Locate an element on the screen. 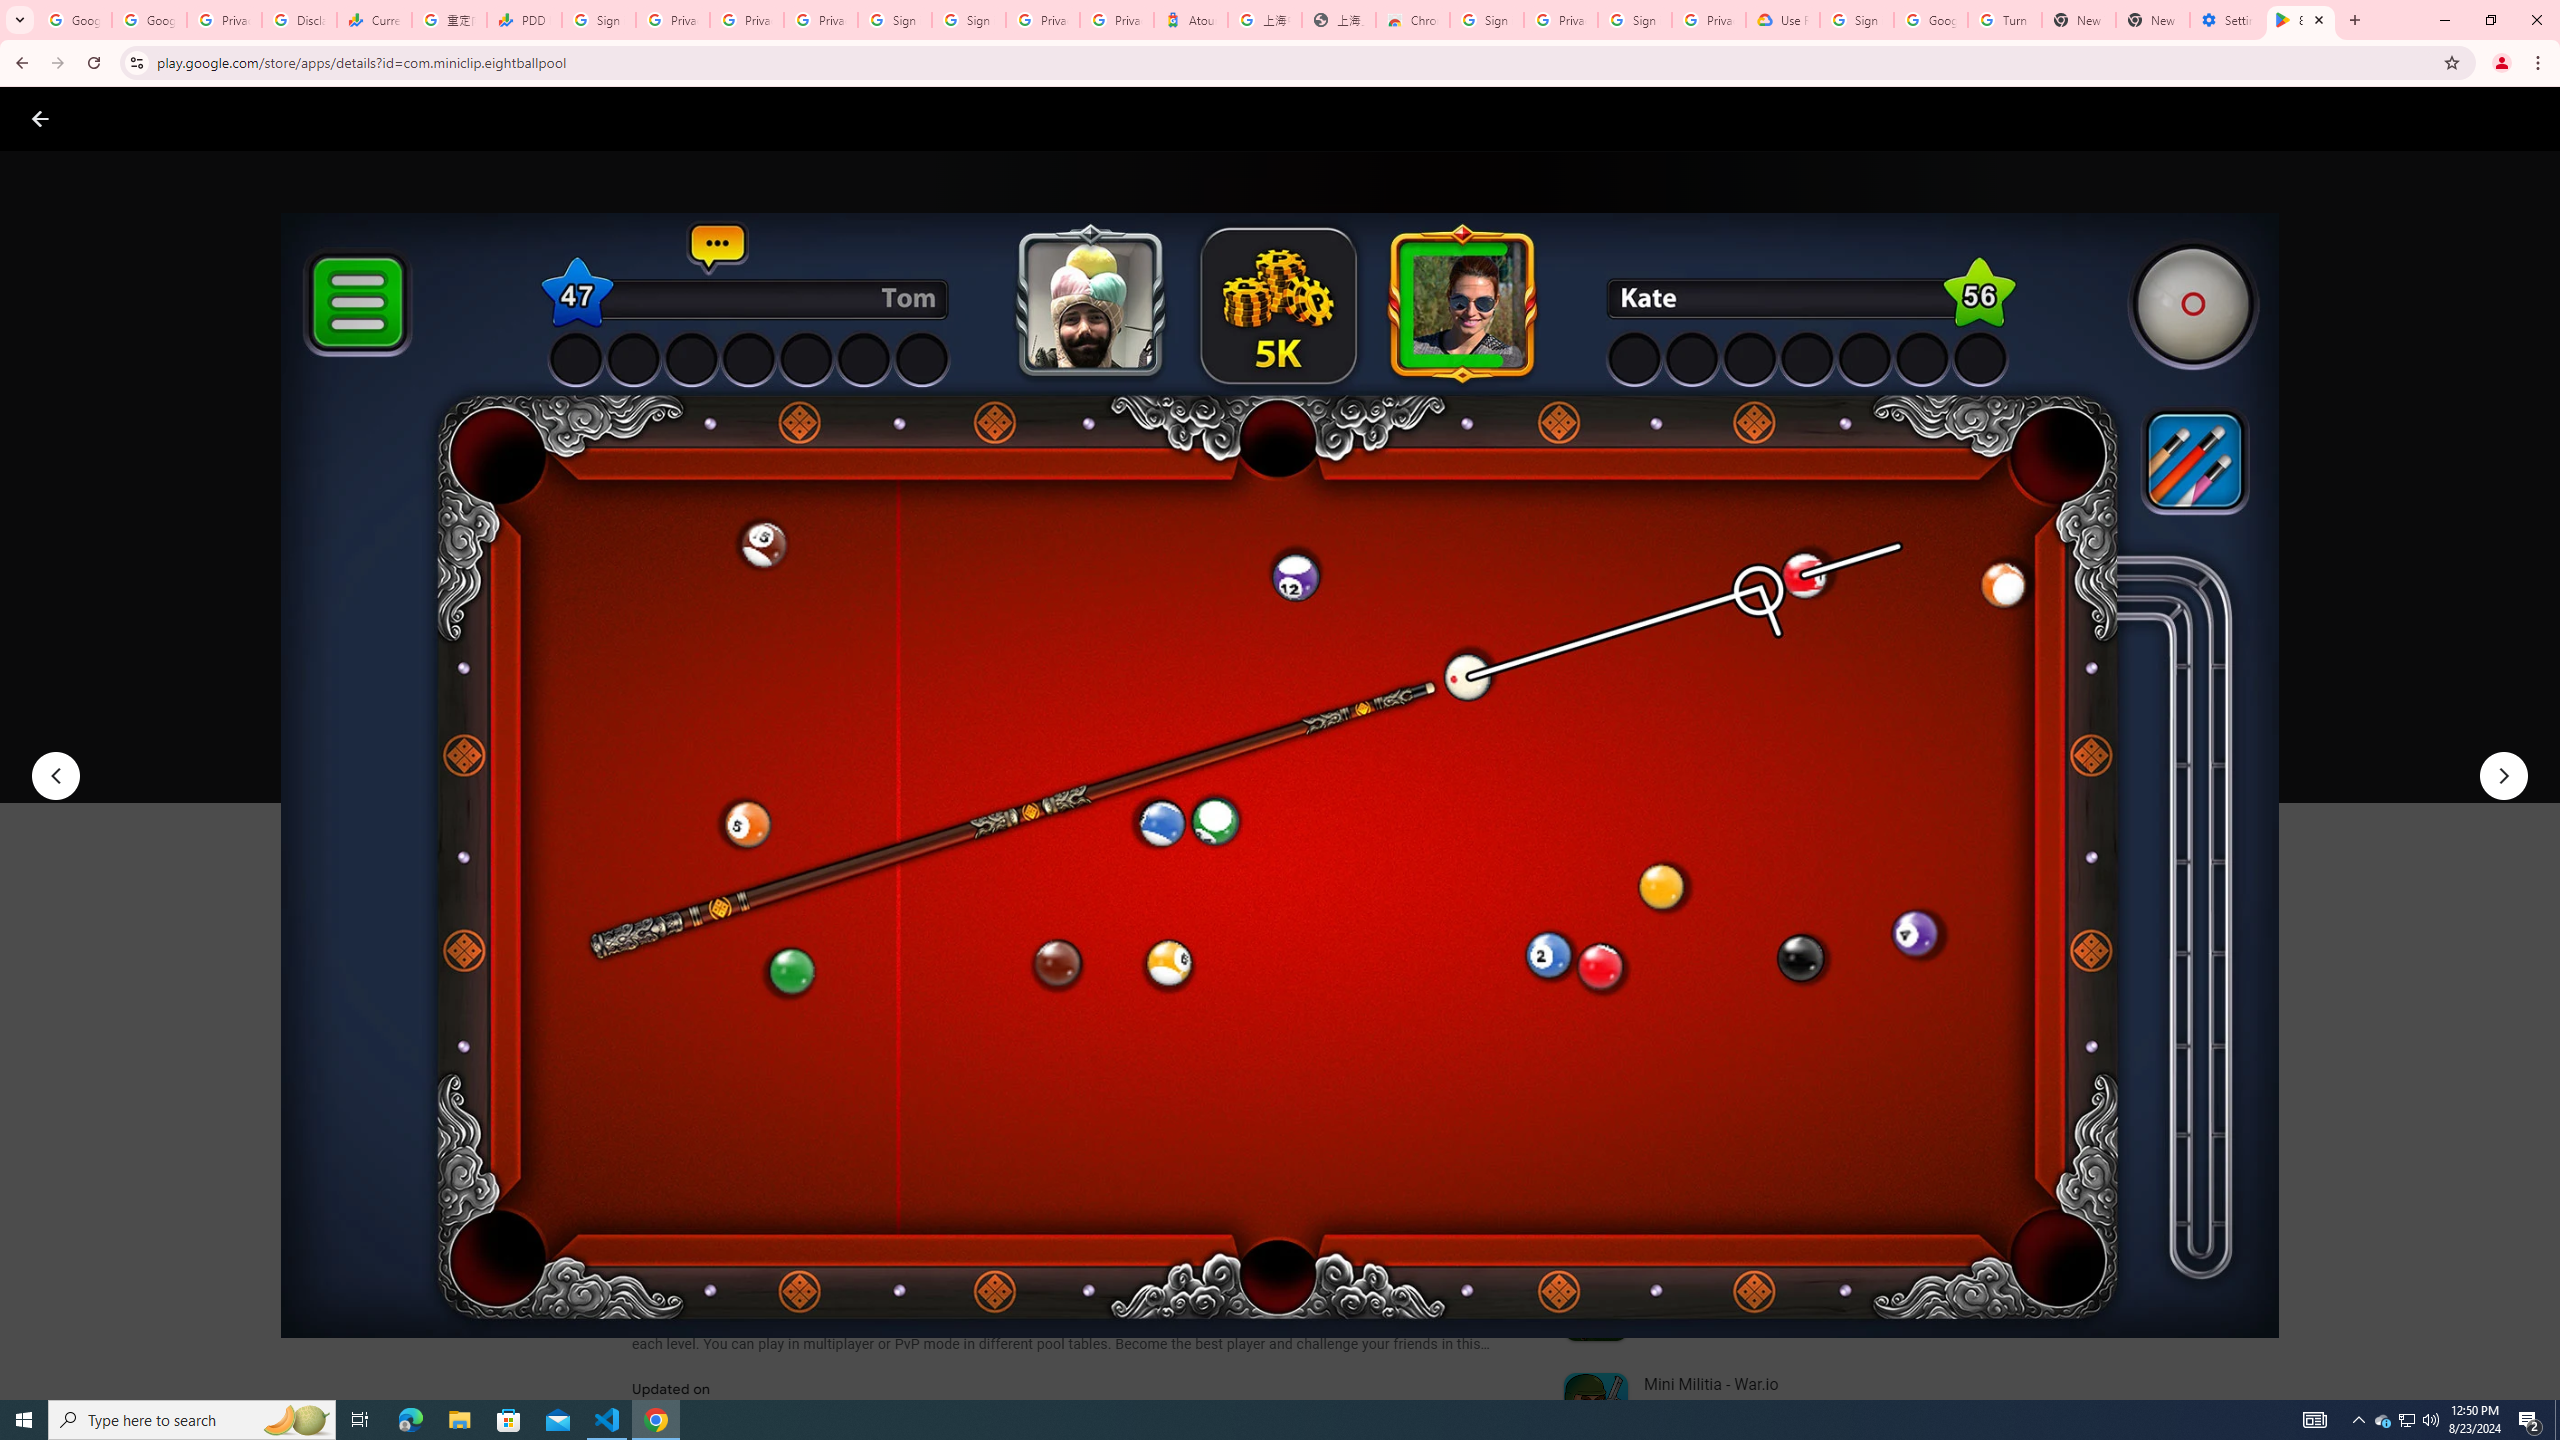  'Privacy Checkup' is located at coordinates (746, 19).